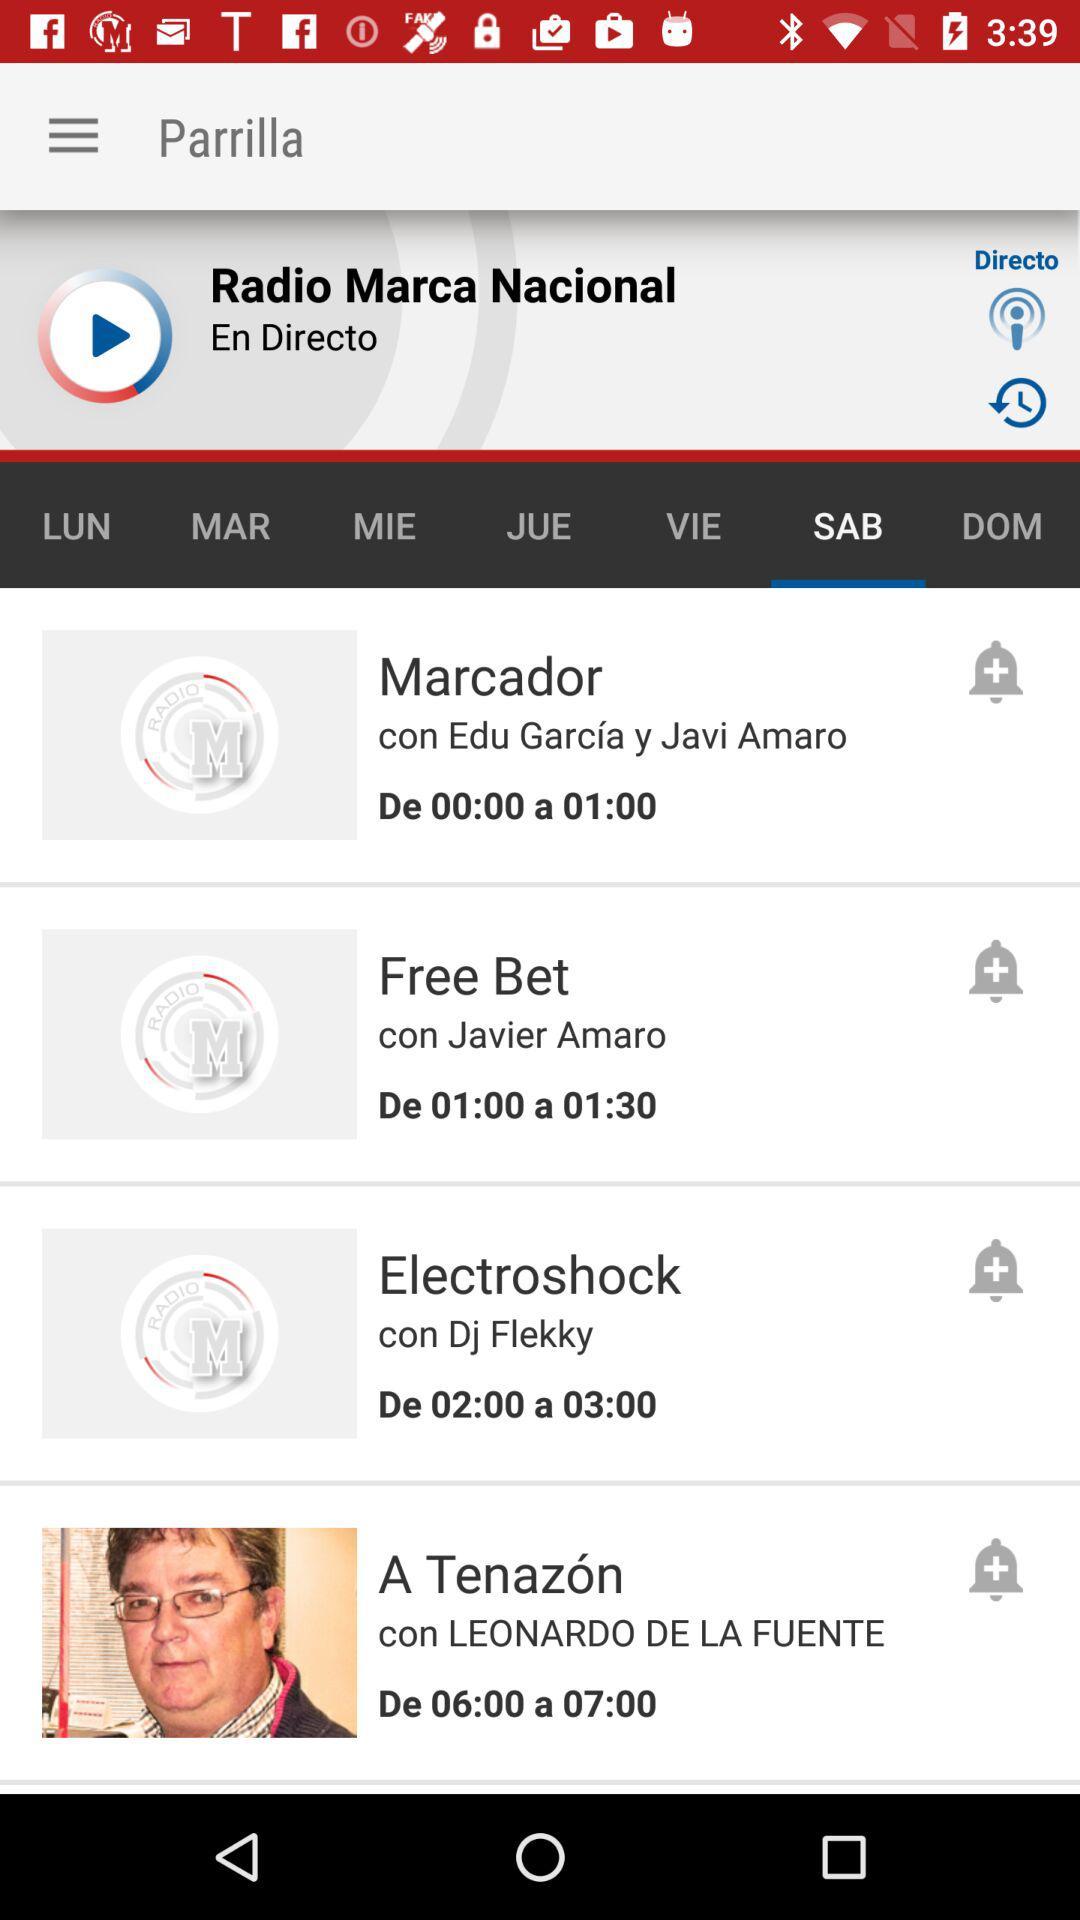  Describe the element at coordinates (1017, 401) in the screenshot. I see `the history icon` at that location.